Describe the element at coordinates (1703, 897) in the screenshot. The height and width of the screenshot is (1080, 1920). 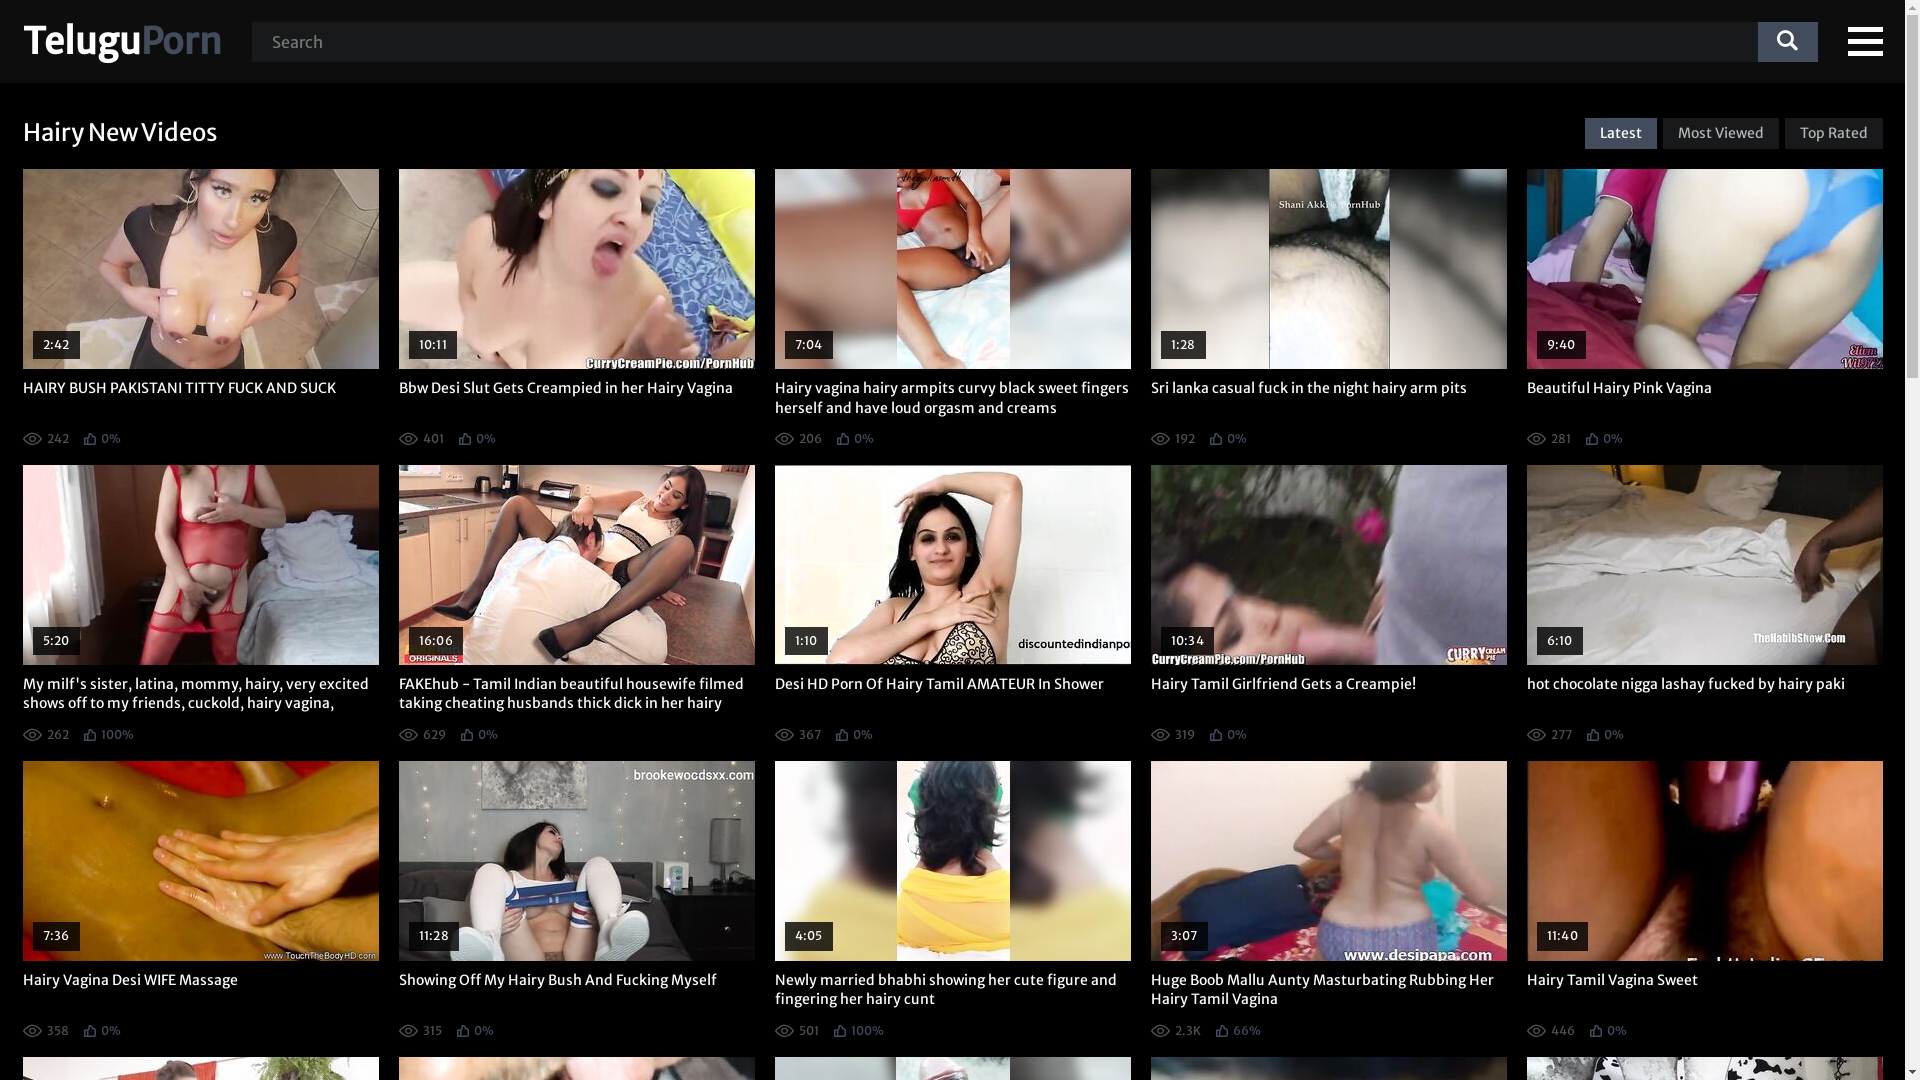
I see `'11:40` at that location.